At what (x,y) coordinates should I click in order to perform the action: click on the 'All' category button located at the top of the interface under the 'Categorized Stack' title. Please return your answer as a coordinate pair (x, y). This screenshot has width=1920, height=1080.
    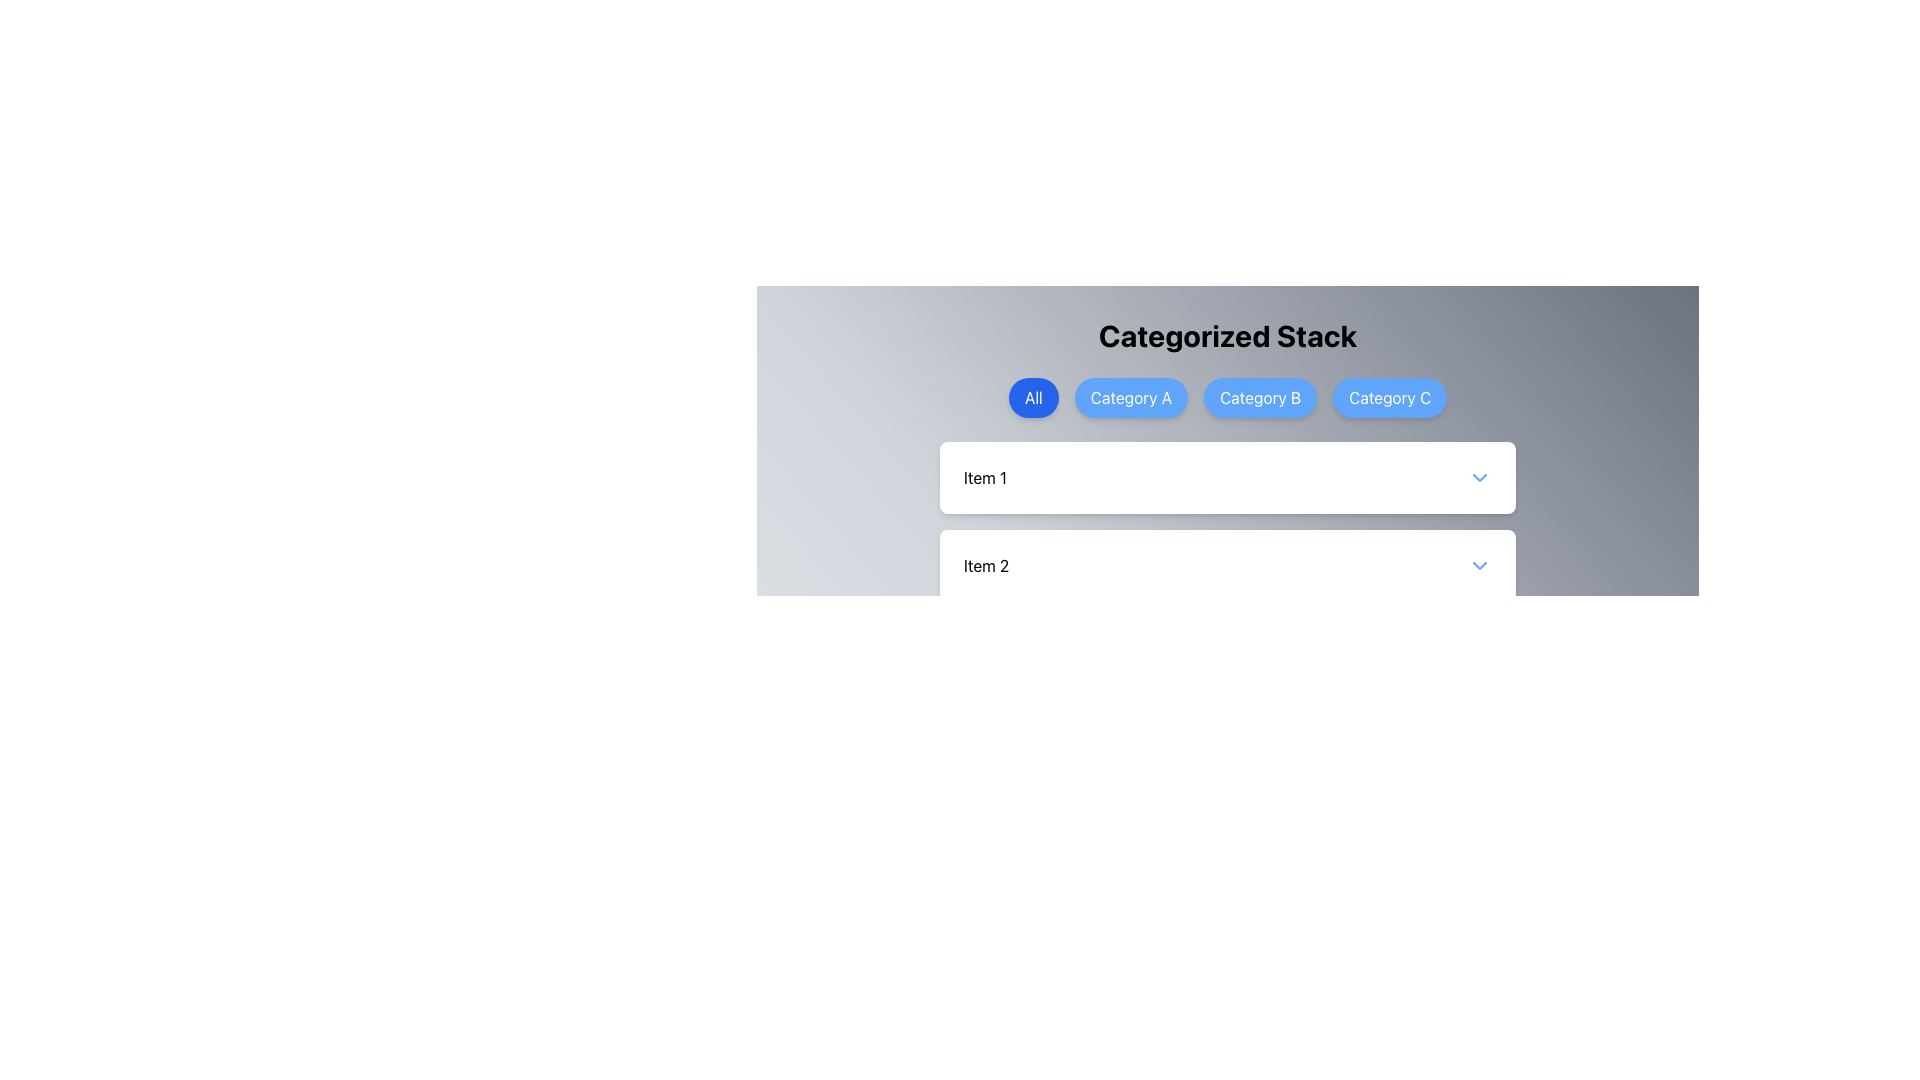
    Looking at the image, I should click on (1033, 397).